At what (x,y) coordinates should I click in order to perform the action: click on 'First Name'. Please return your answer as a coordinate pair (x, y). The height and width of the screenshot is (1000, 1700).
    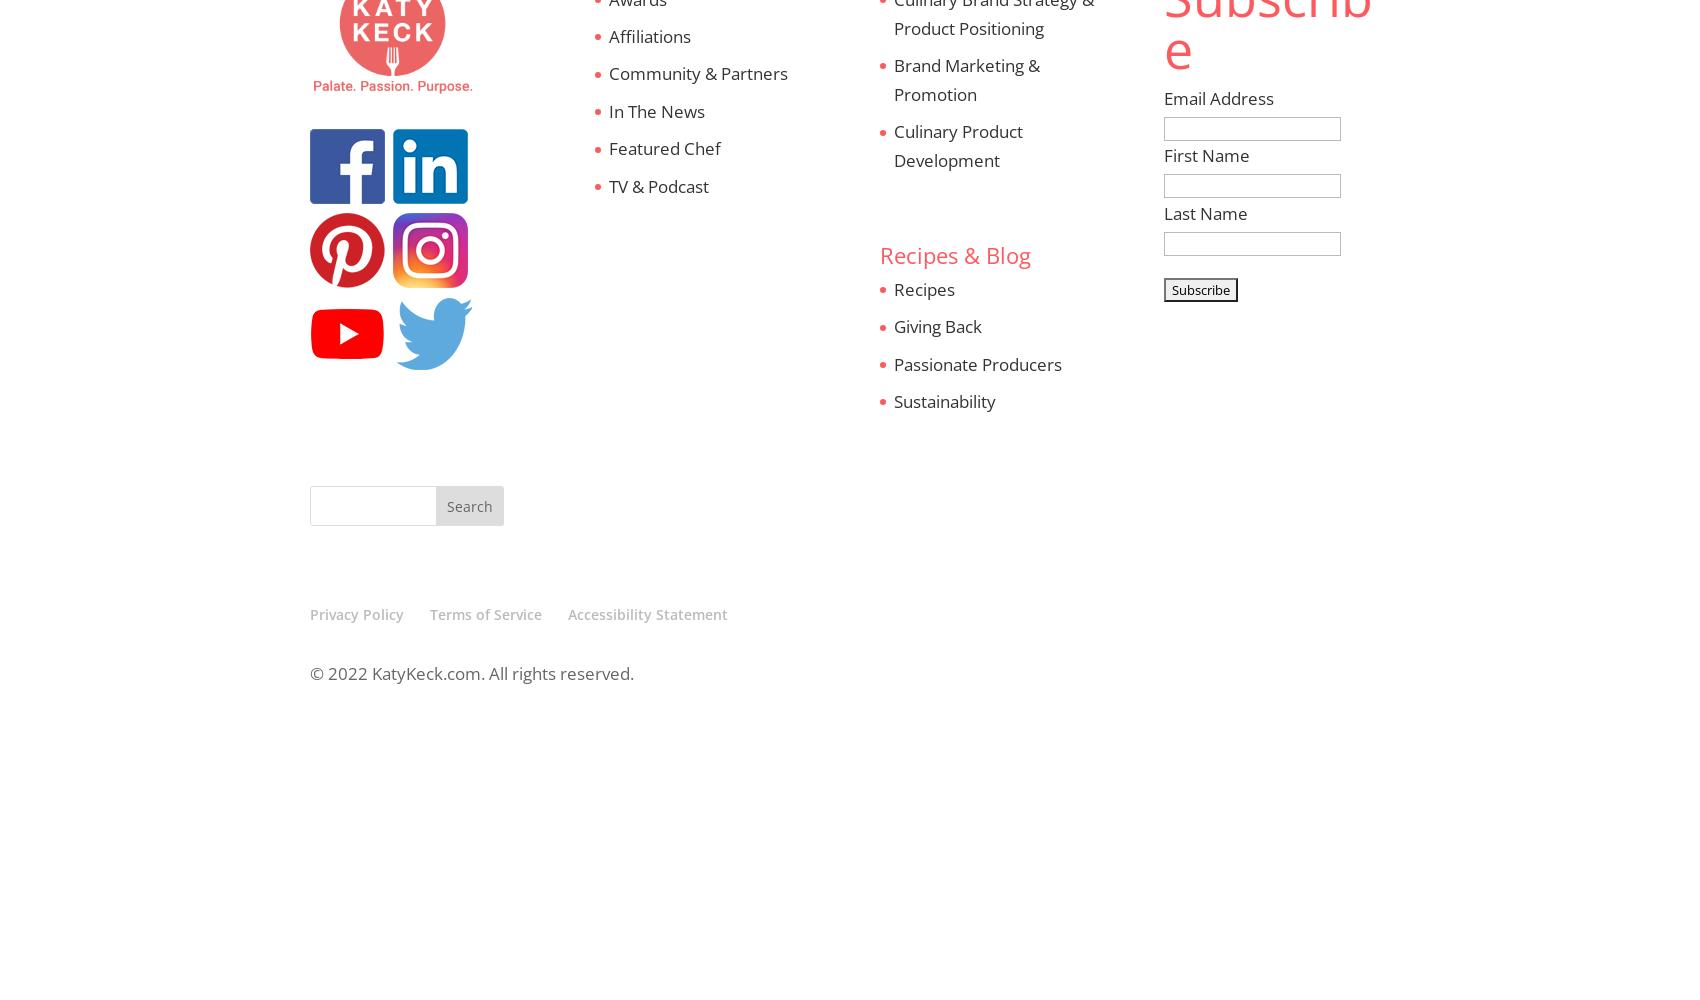
    Looking at the image, I should click on (1163, 155).